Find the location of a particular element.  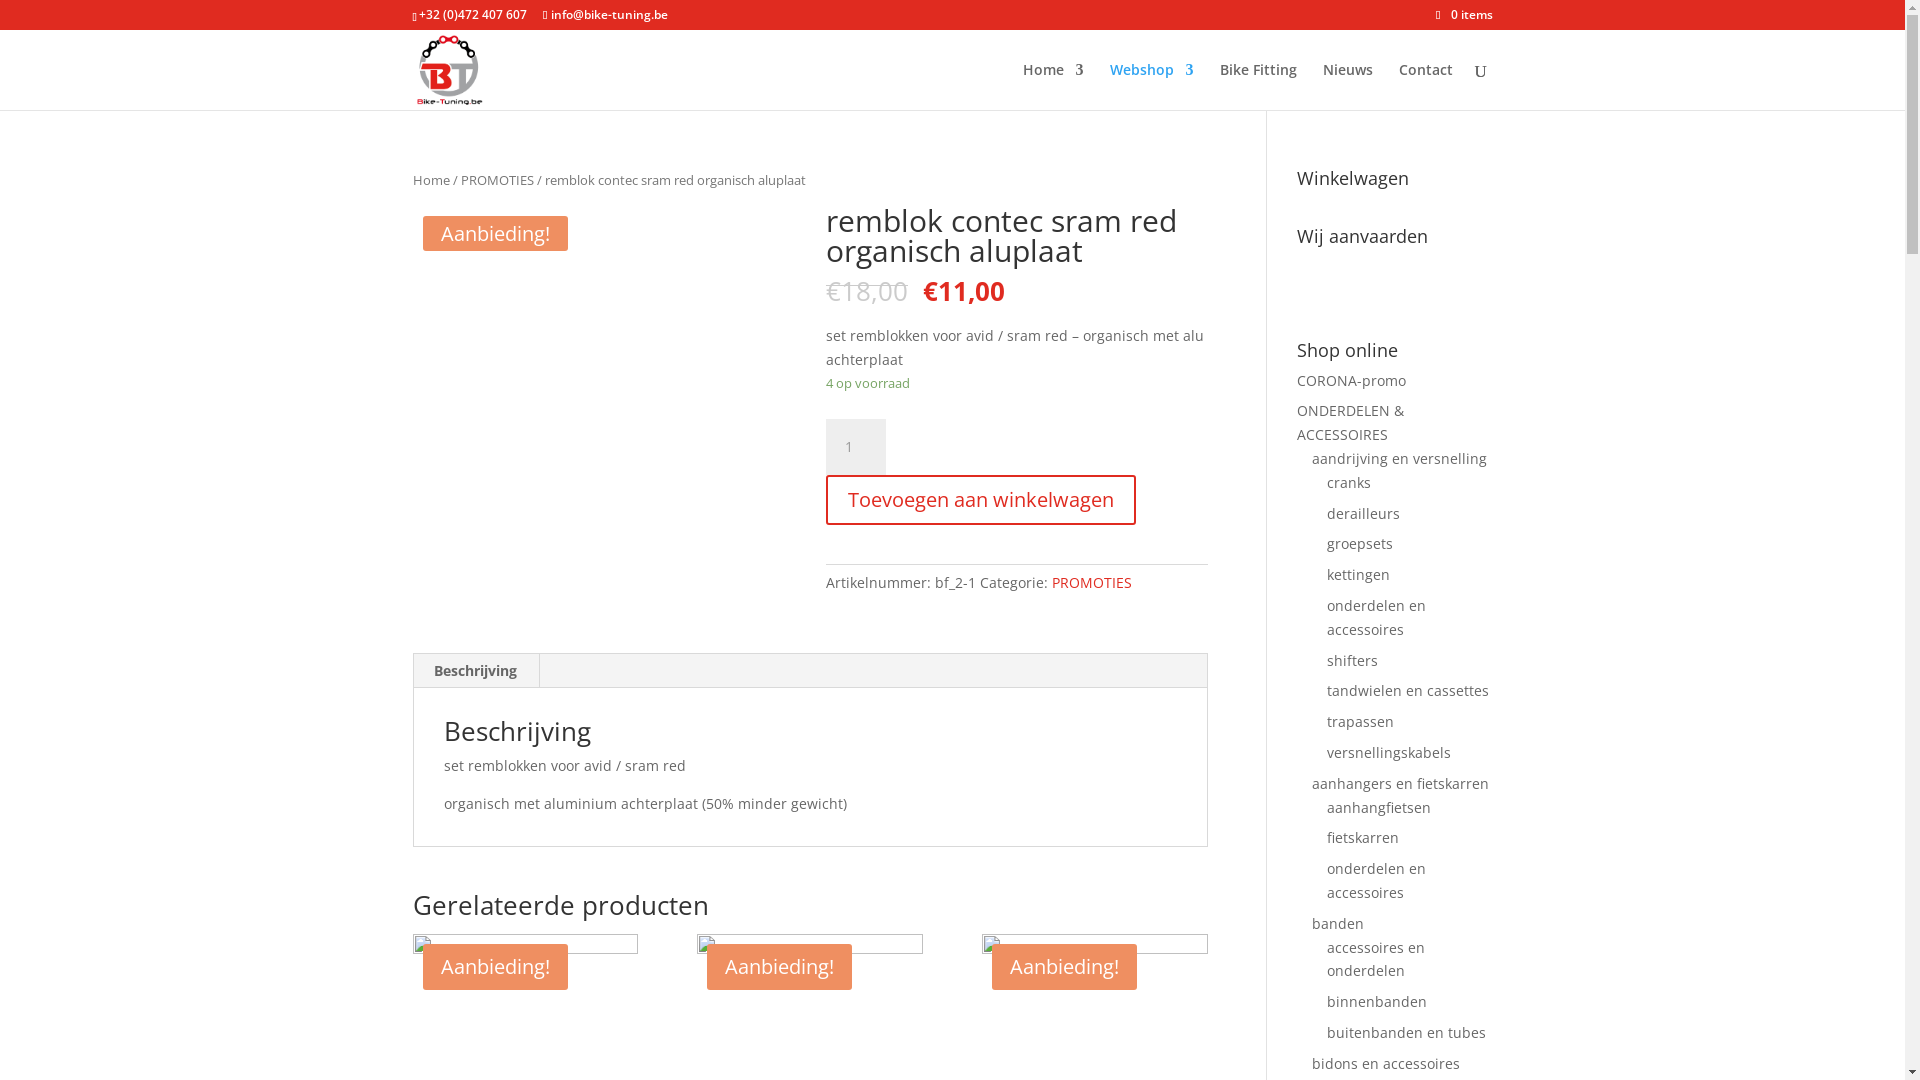

'Bike Fitting' is located at coordinates (1257, 85).